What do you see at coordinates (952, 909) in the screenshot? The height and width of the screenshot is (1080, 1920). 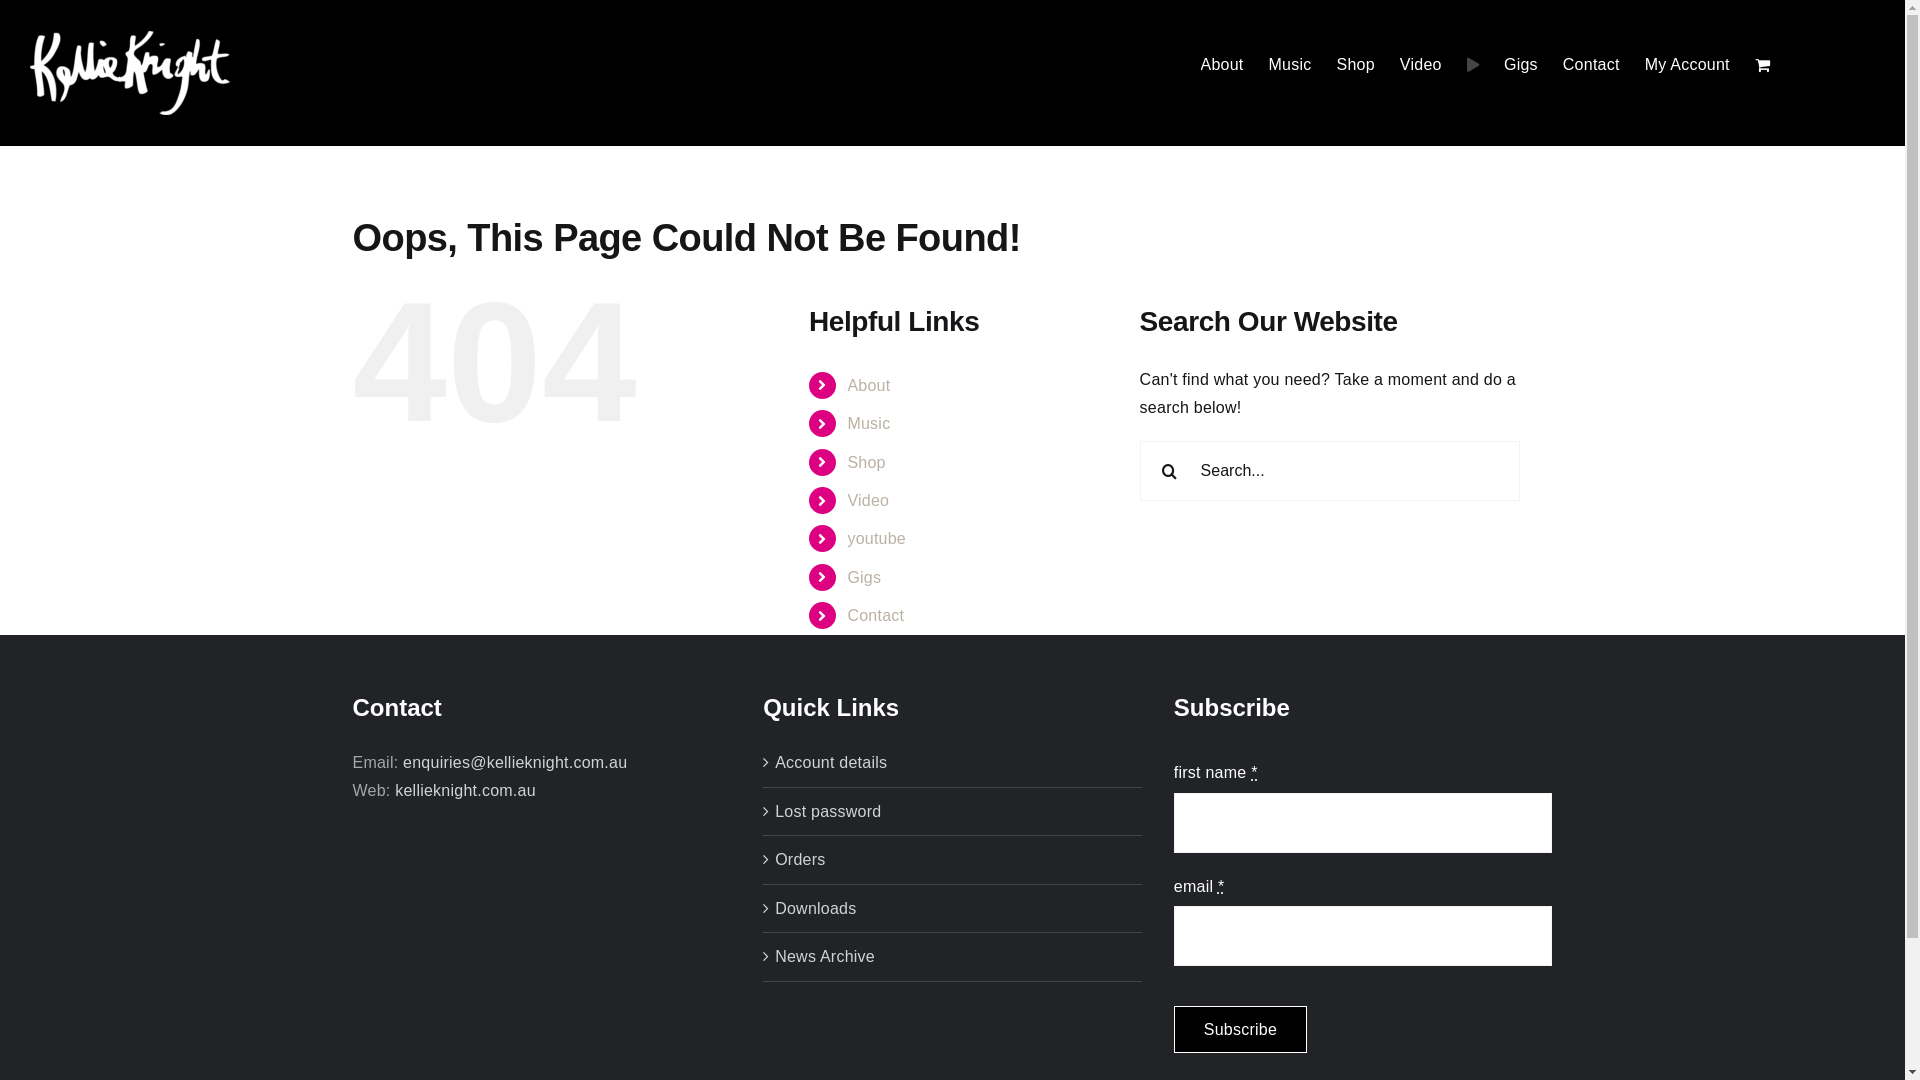 I see `'Downloads'` at bounding box center [952, 909].